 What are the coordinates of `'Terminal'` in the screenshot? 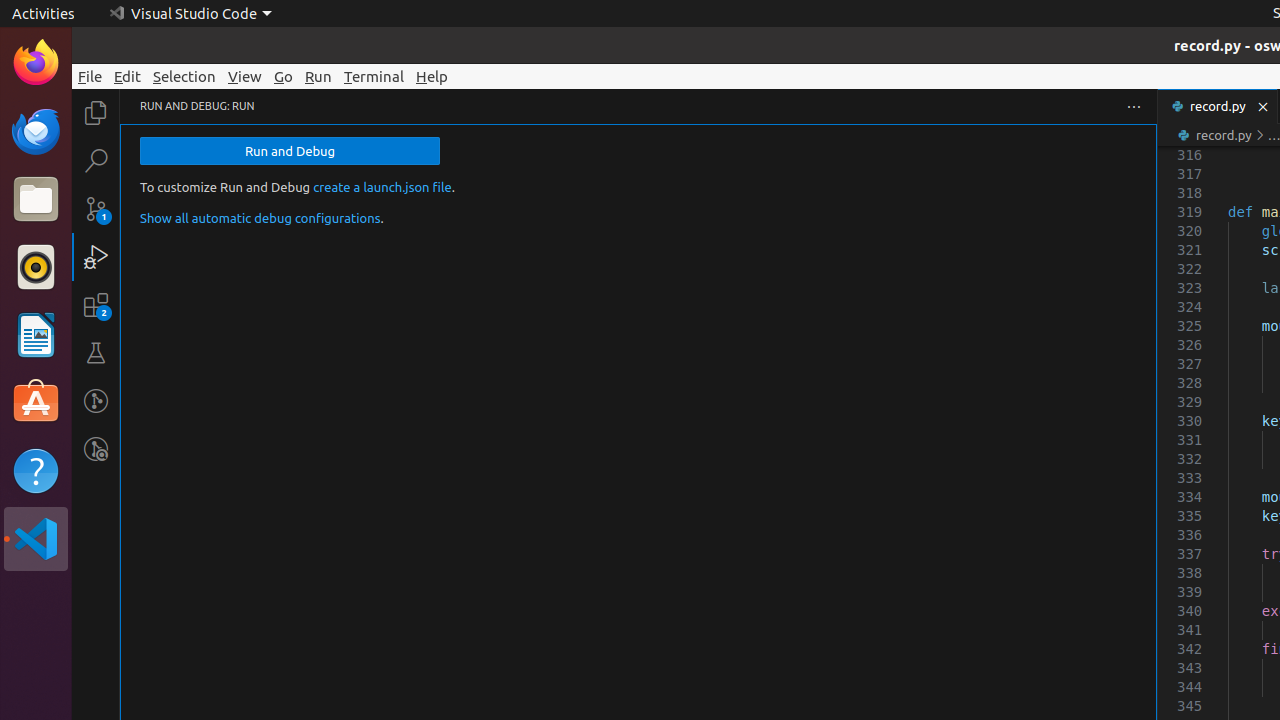 It's located at (374, 75).